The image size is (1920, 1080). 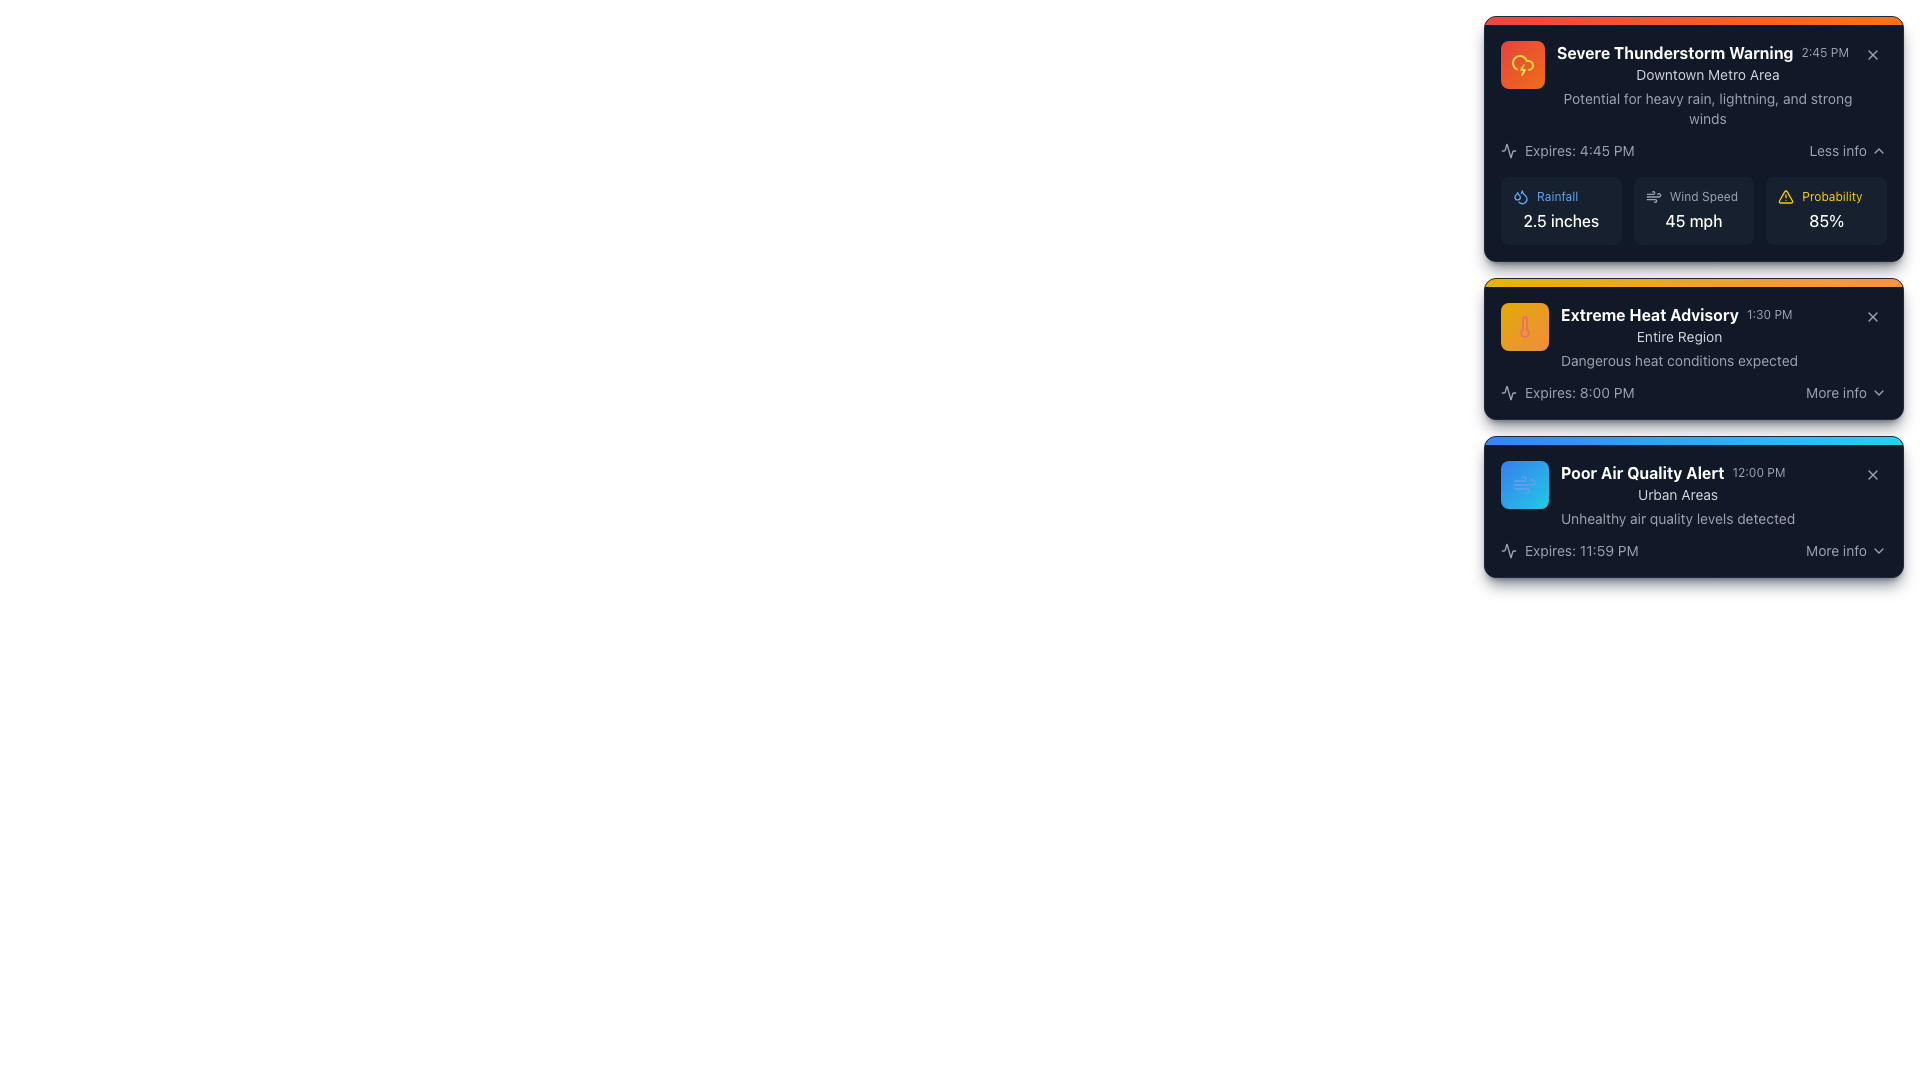 What do you see at coordinates (1578, 149) in the screenshot?
I see `the text label displaying the expiration time of the warning located in the 'Severe Thunderstorm Warning' alert card` at bounding box center [1578, 149].